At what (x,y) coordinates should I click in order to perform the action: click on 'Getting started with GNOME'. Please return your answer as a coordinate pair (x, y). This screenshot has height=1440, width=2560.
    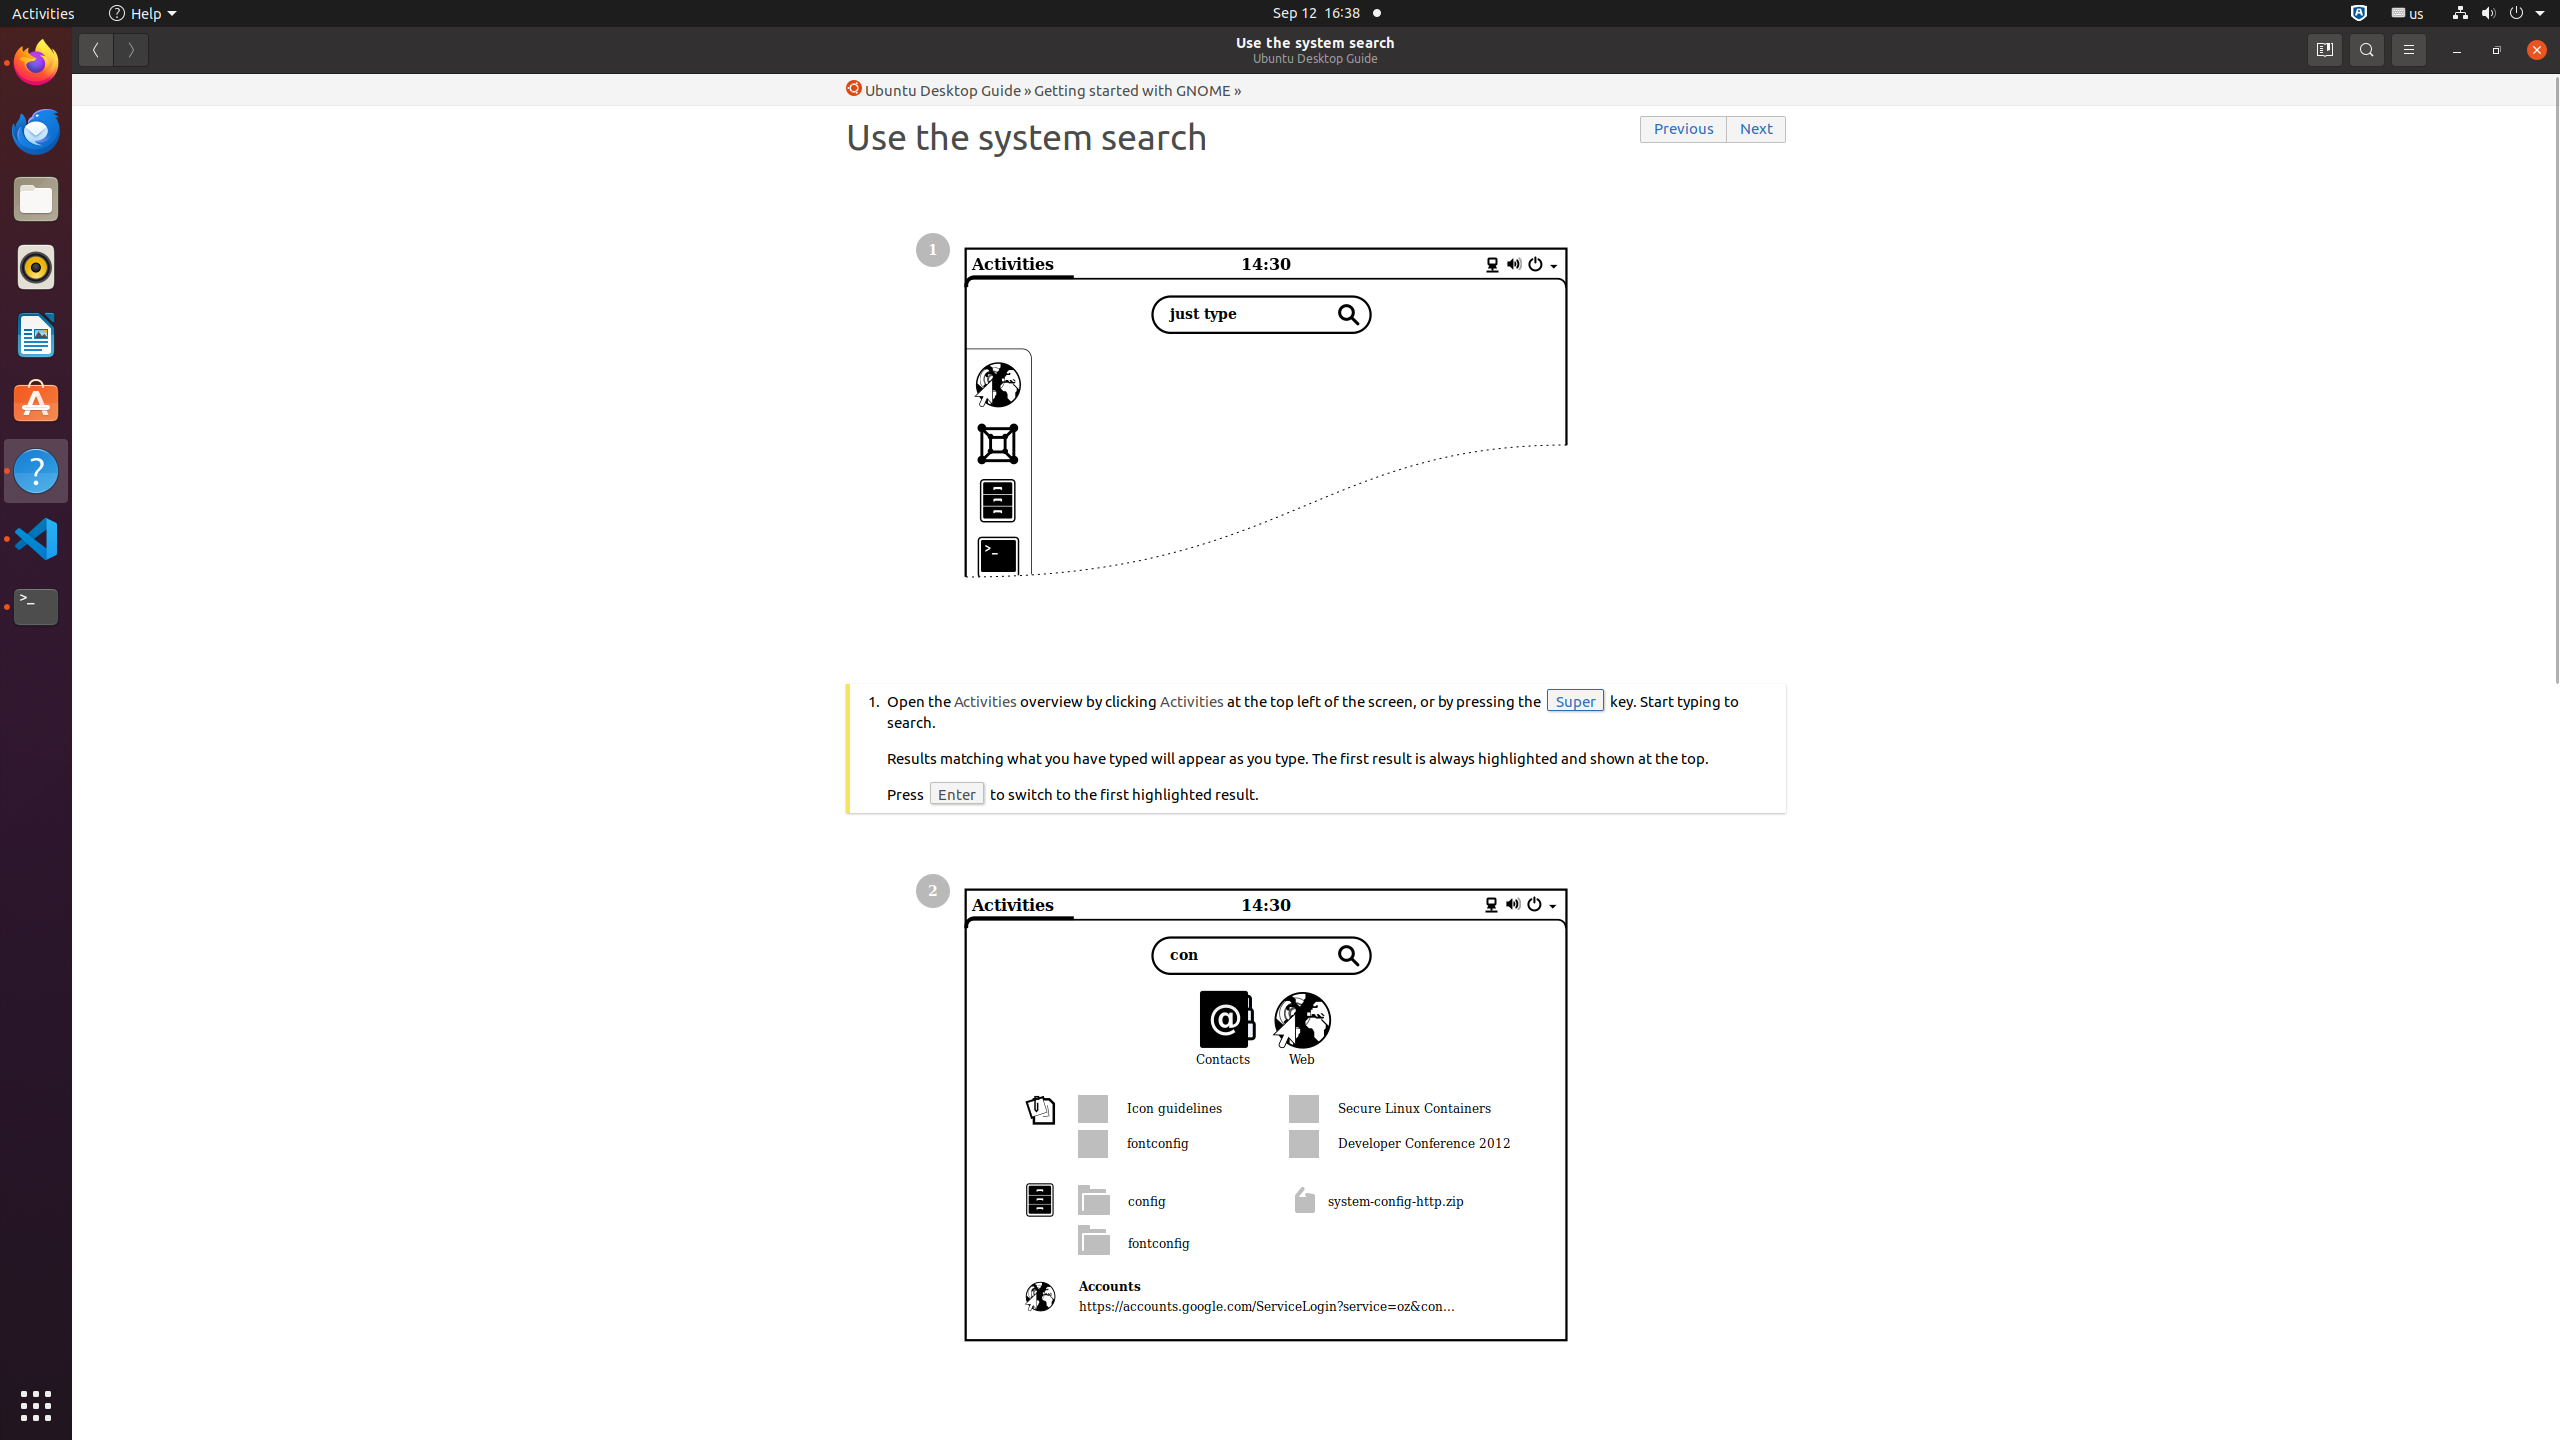
    Looking at the image, I should click on (1132, 89).